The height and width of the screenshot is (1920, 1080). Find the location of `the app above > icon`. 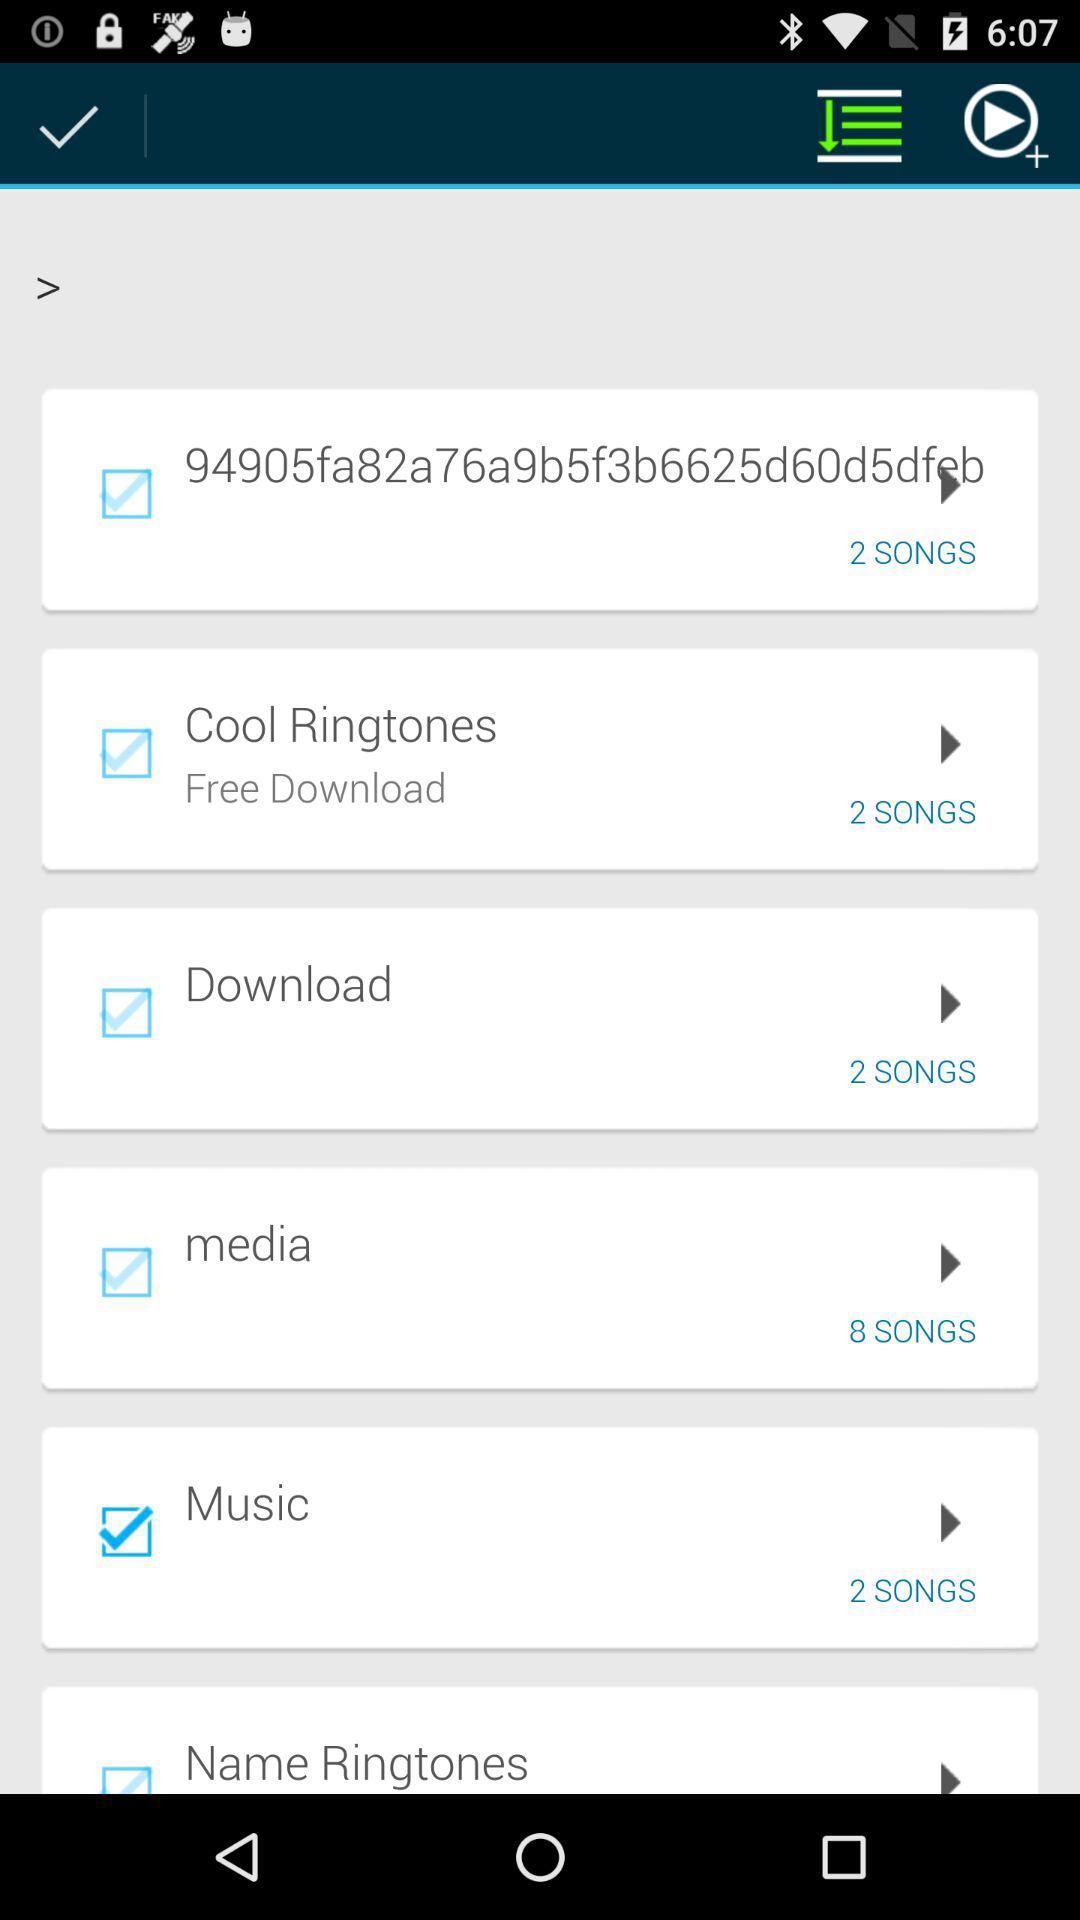

the app above > icon is located at coordinates (858, 124).